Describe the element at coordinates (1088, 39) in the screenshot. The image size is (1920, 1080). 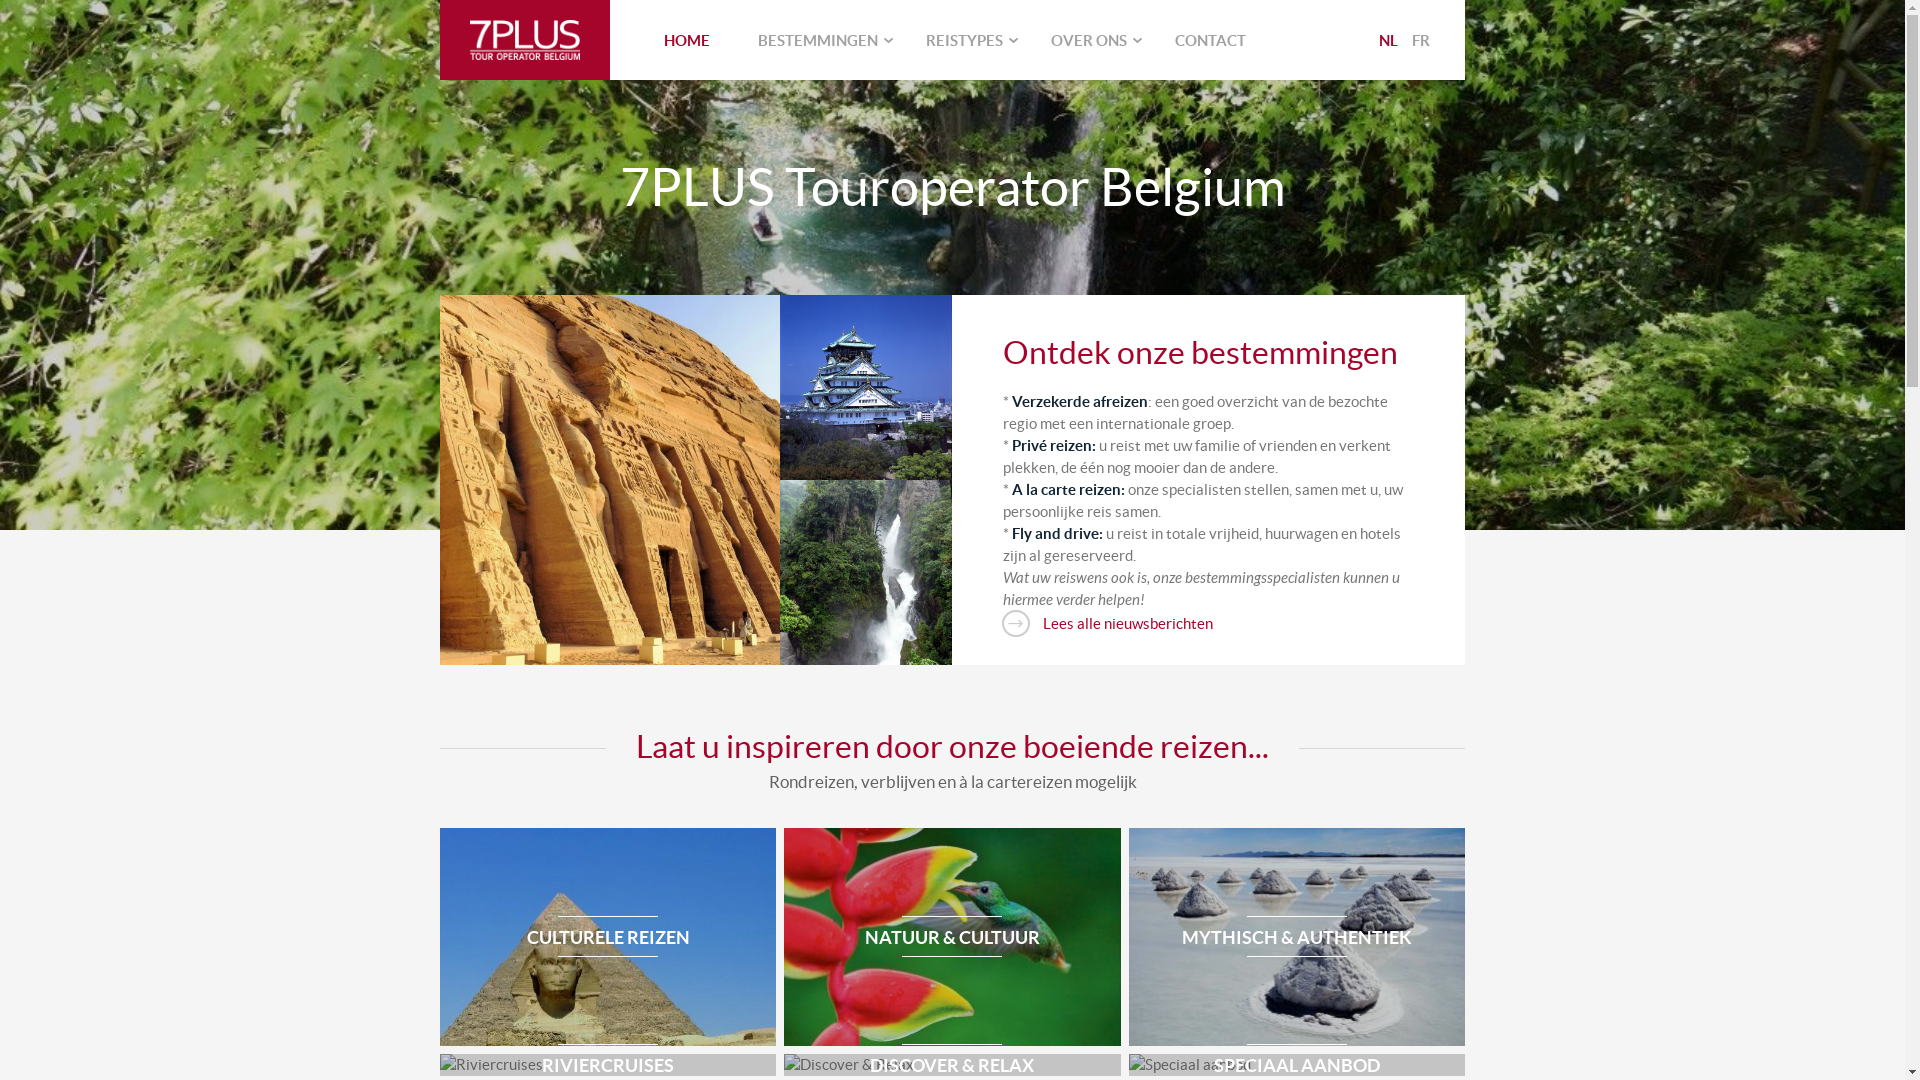
I see `'OVER ONS'` at that location.